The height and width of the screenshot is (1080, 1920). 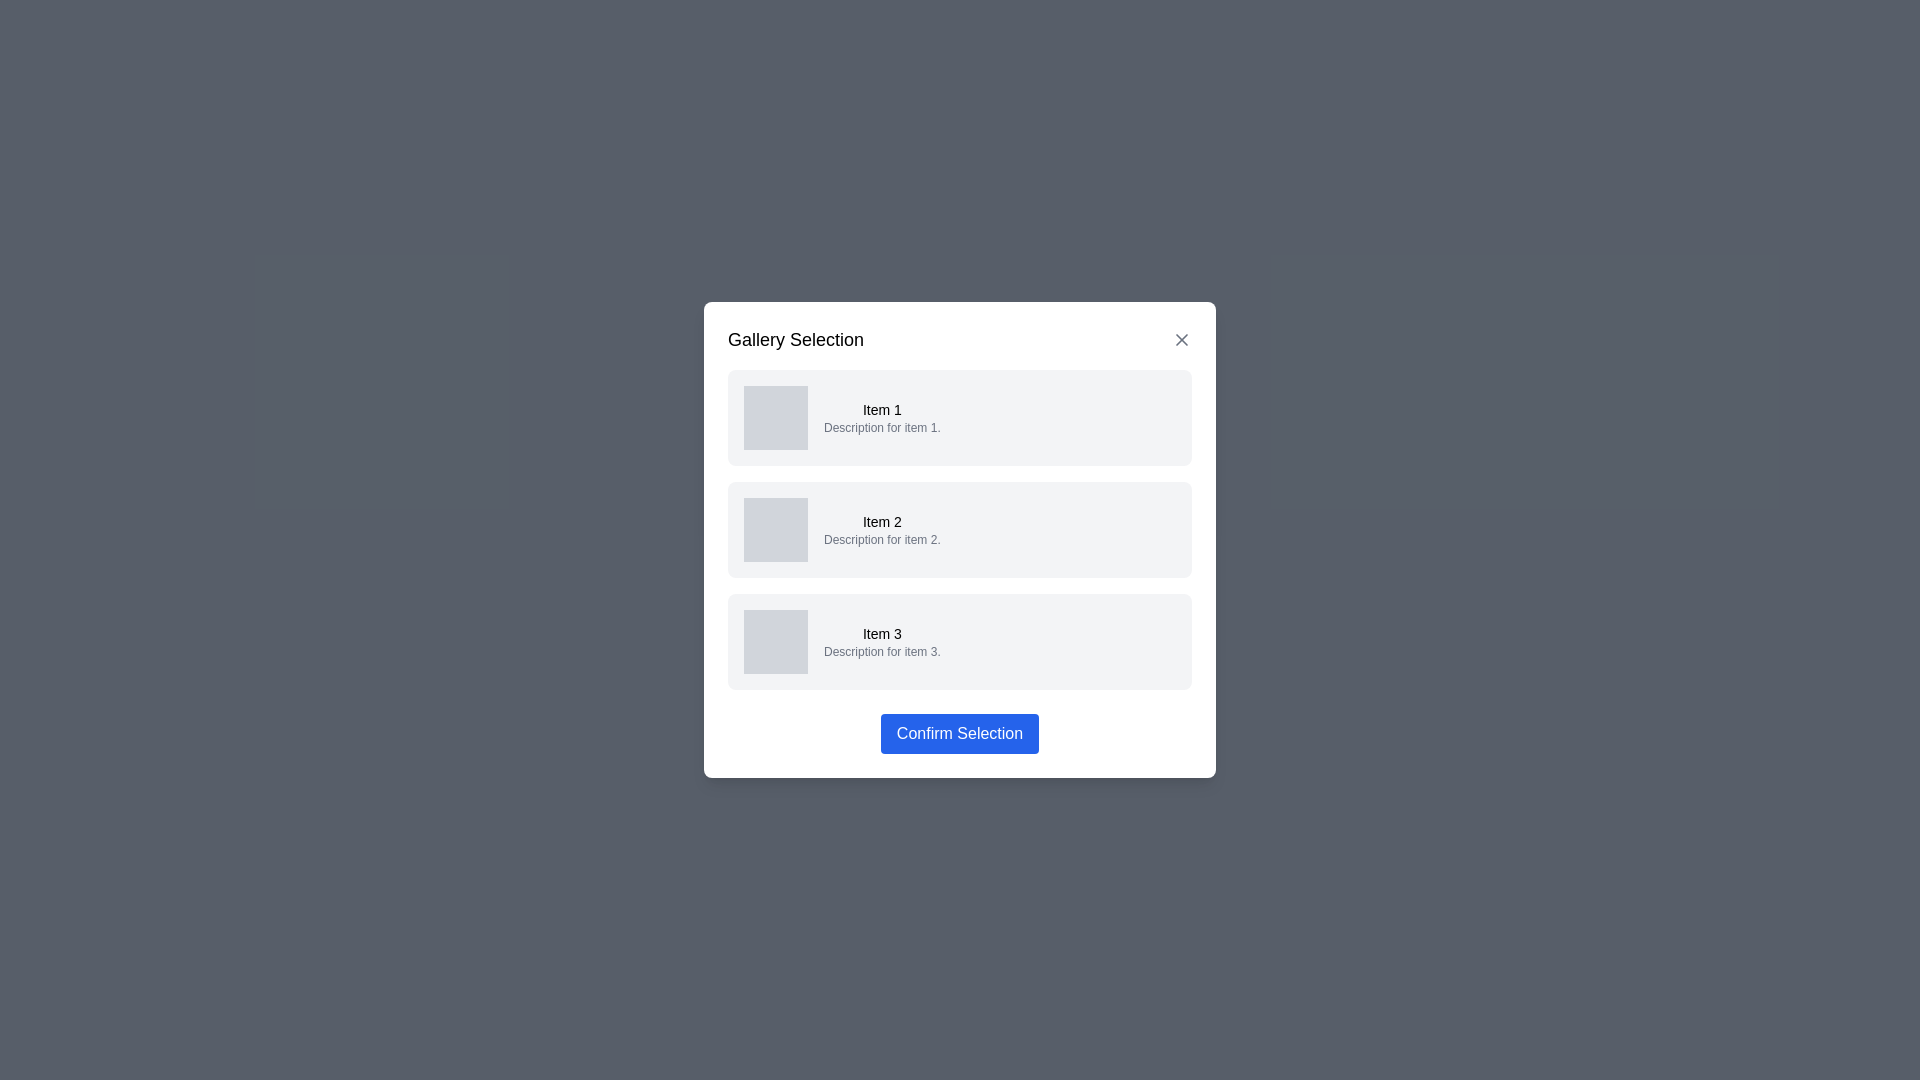 What do you see at coordinates (881, 528) in the screenshot?
I see `the text label containing 'Item 2' and 'Description for item 2.' in bold and lighter text, which is centrally aligned in the second card of a vertically stacked list` at bounding box center [881, 528].